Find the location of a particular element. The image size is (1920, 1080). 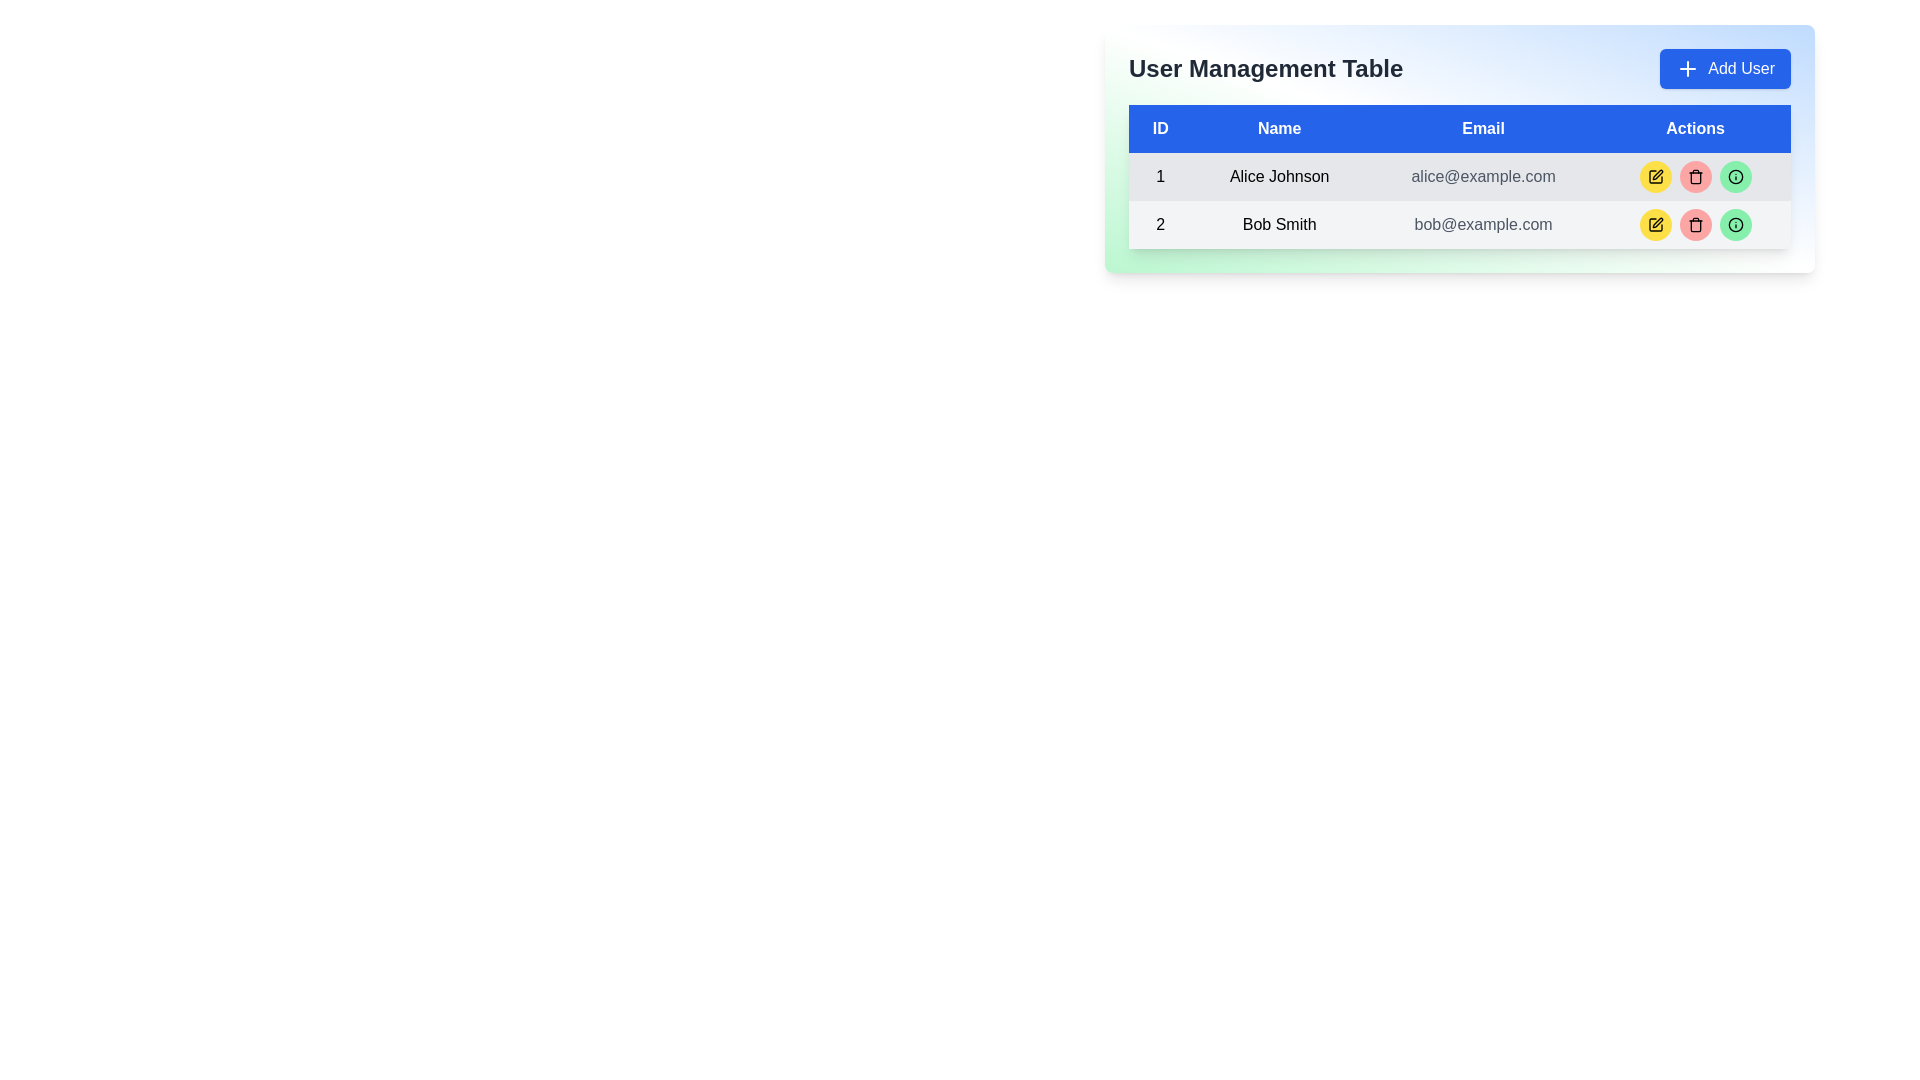

the rectangular shape representing the main body of the trash bin icon within the SVG for user 'Bob Smith' is located at coordinates (1694, 225).